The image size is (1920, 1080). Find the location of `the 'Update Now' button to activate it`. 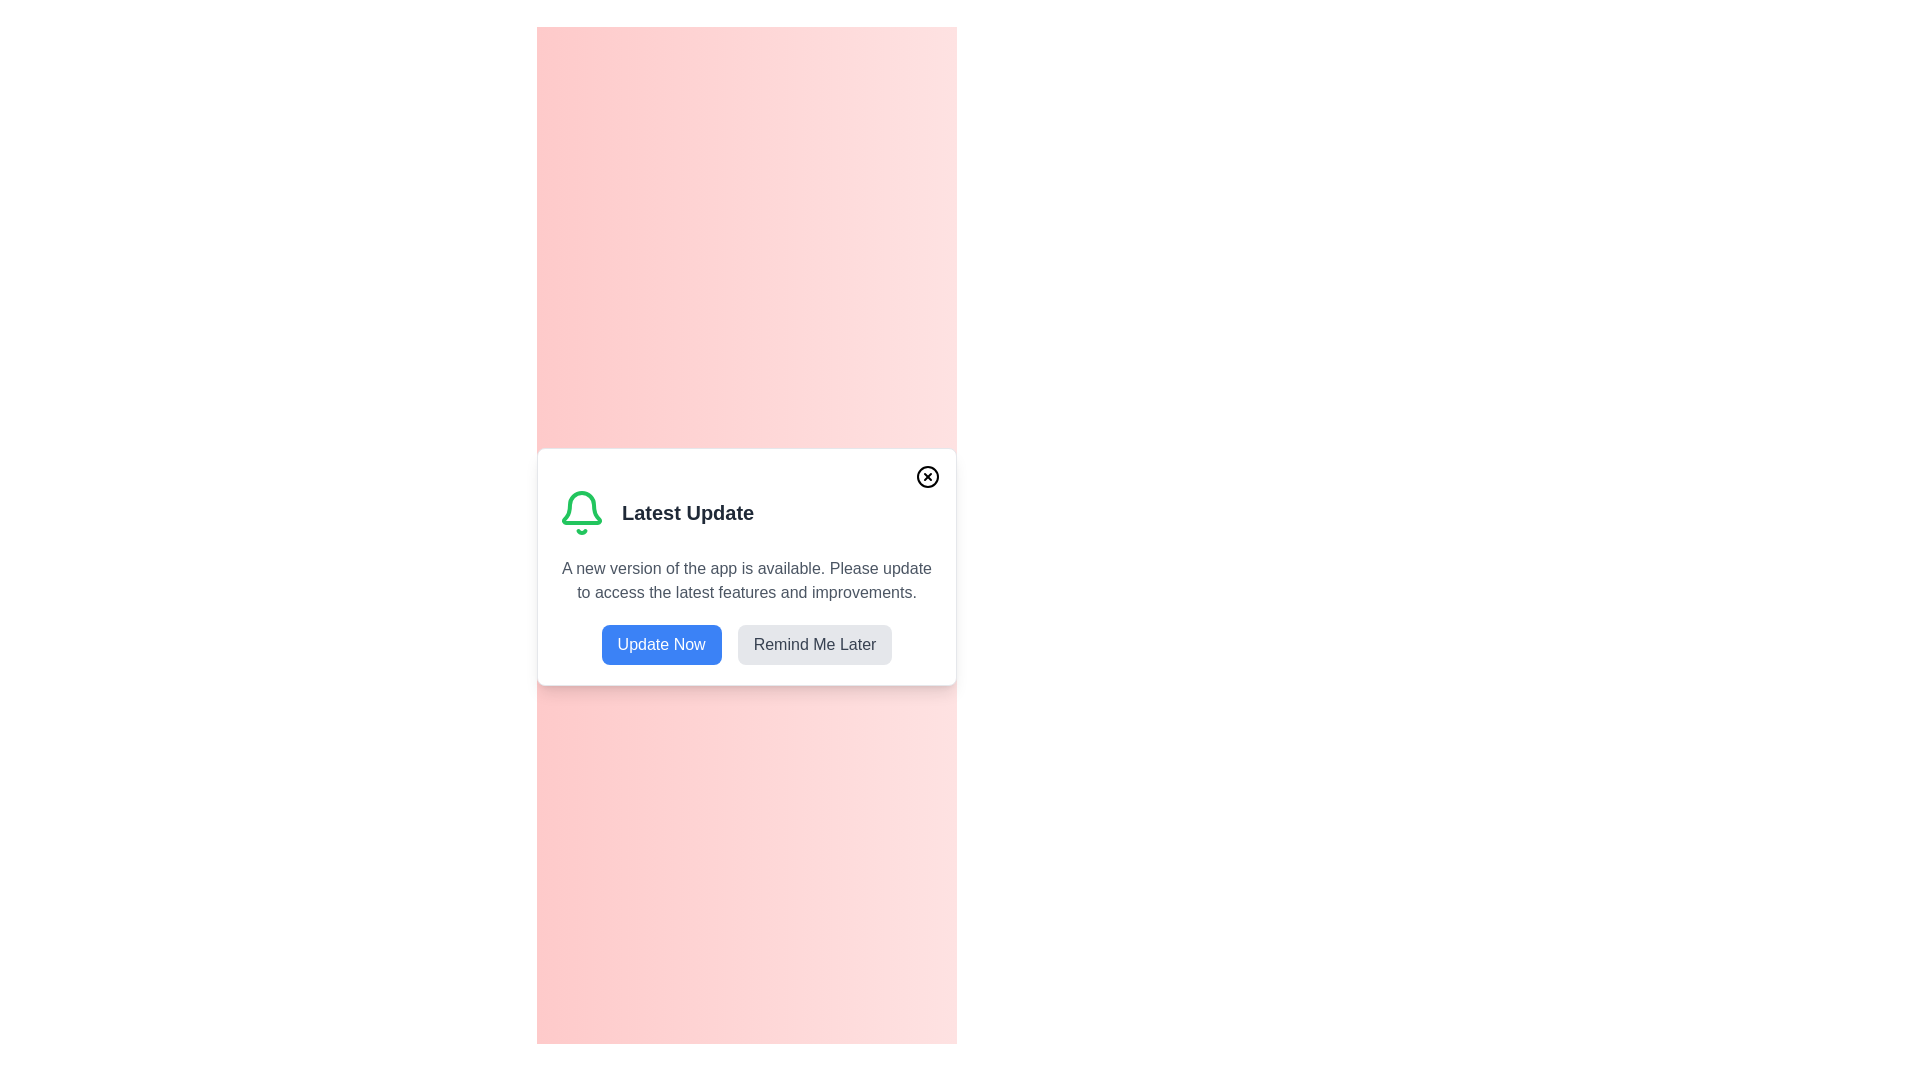

the 'Update Now' button to activate it is located at coordinates (661, 644).